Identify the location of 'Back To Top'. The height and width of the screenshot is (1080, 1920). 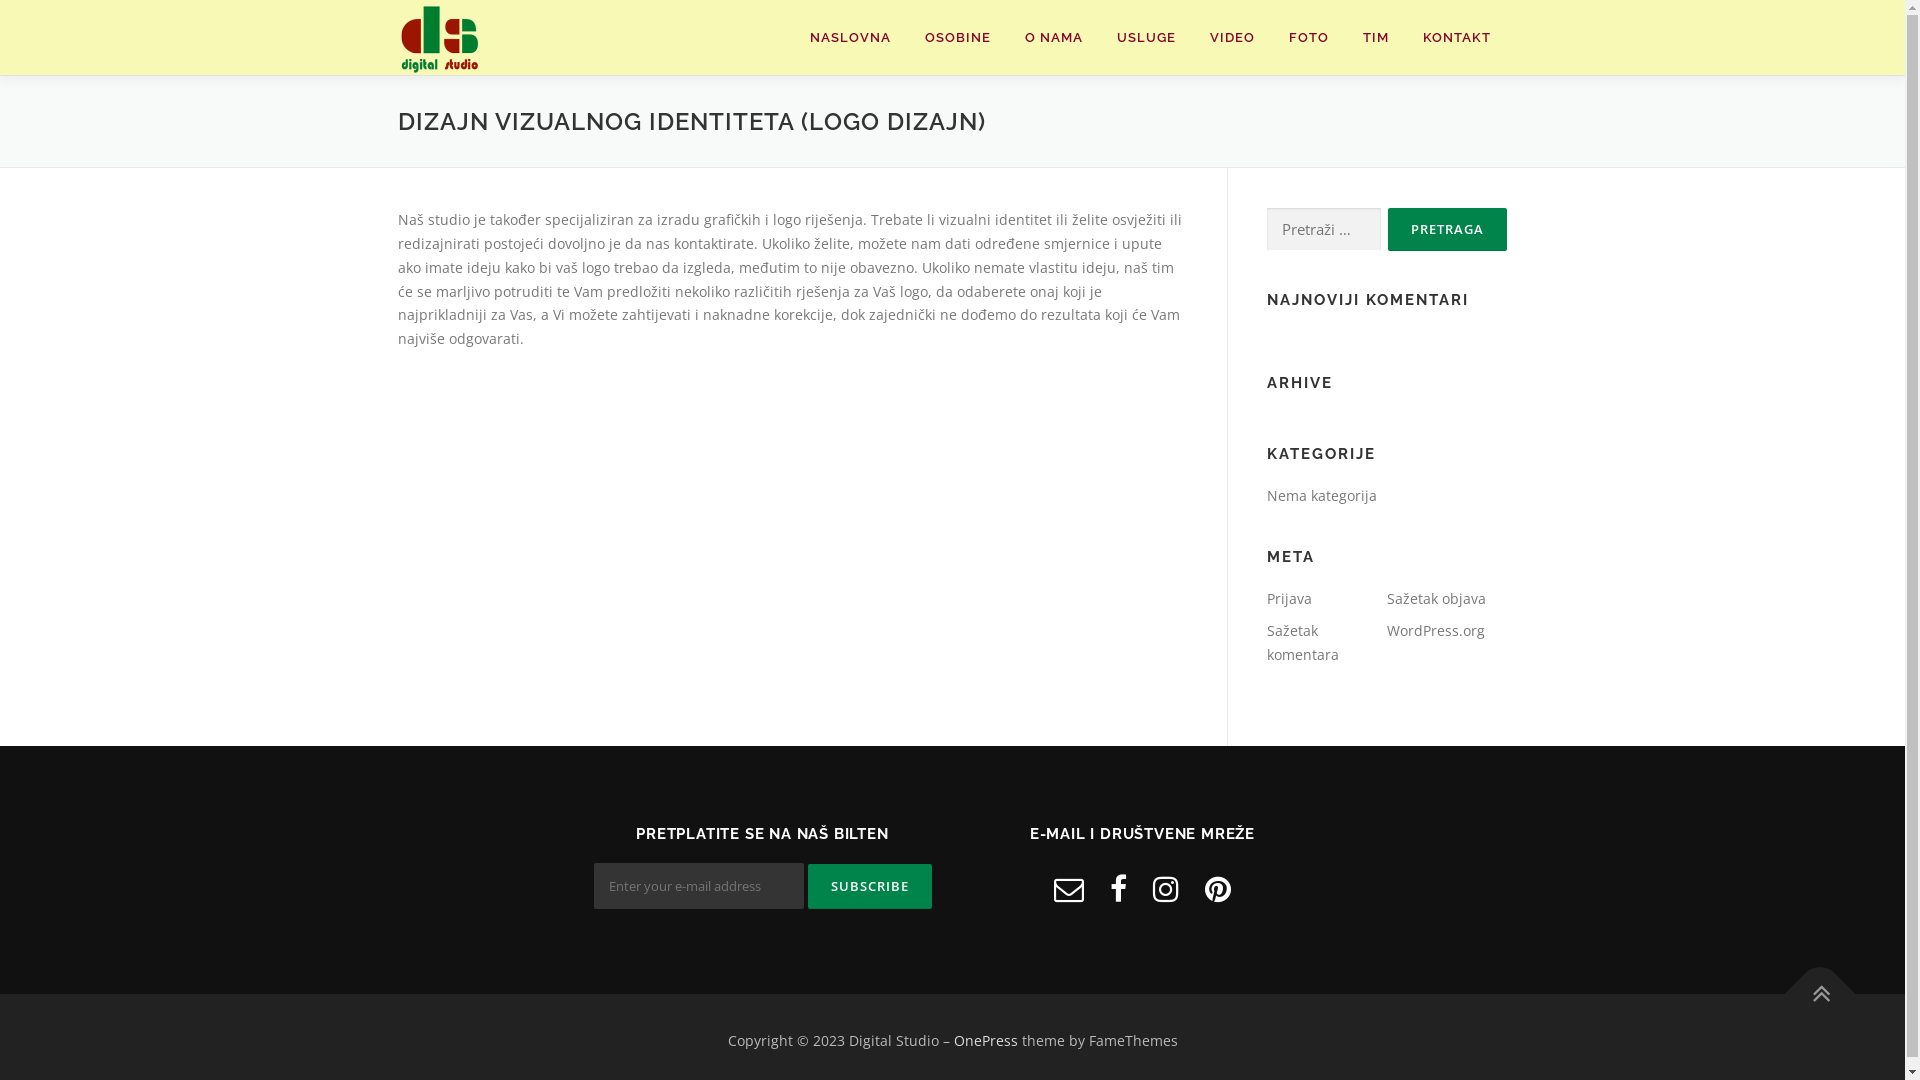
(1809, 982).